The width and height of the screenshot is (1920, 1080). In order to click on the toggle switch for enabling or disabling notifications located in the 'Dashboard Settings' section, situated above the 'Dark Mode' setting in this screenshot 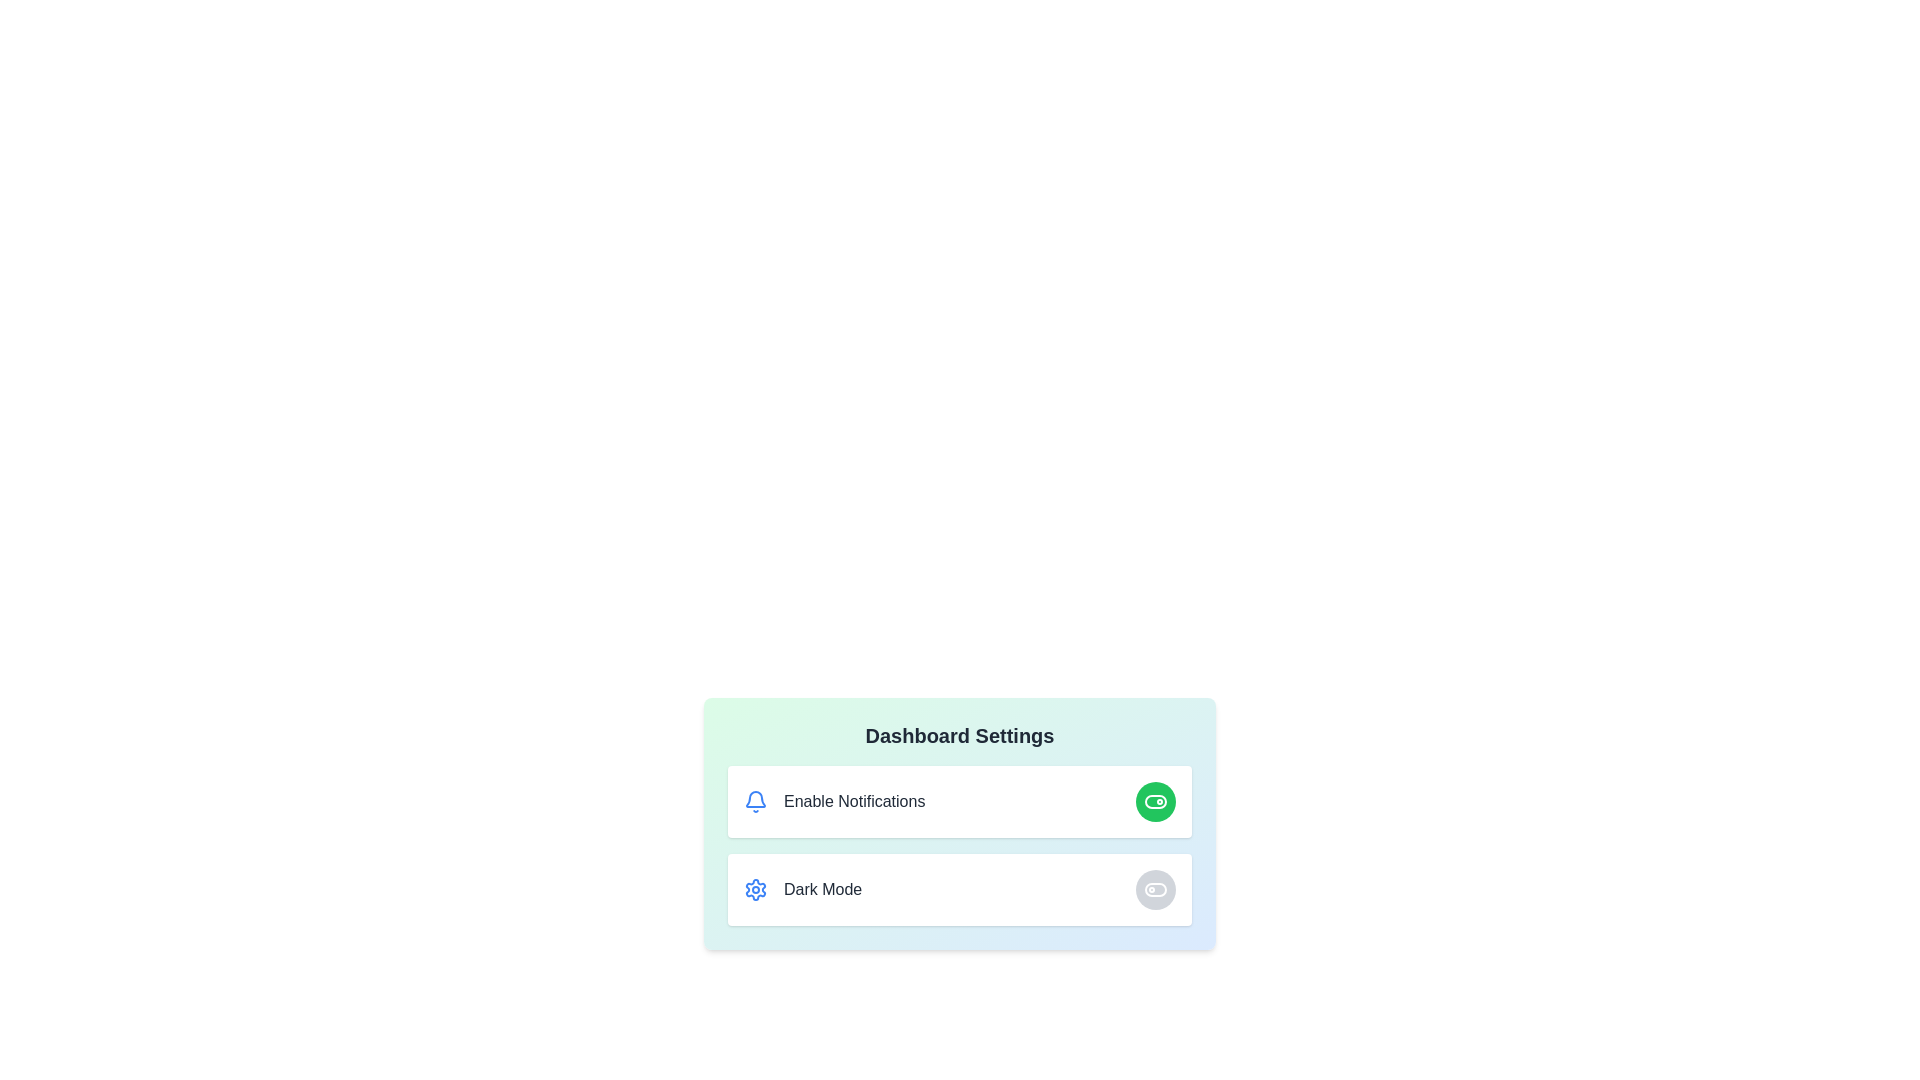, I will do `click(960, 801)`.